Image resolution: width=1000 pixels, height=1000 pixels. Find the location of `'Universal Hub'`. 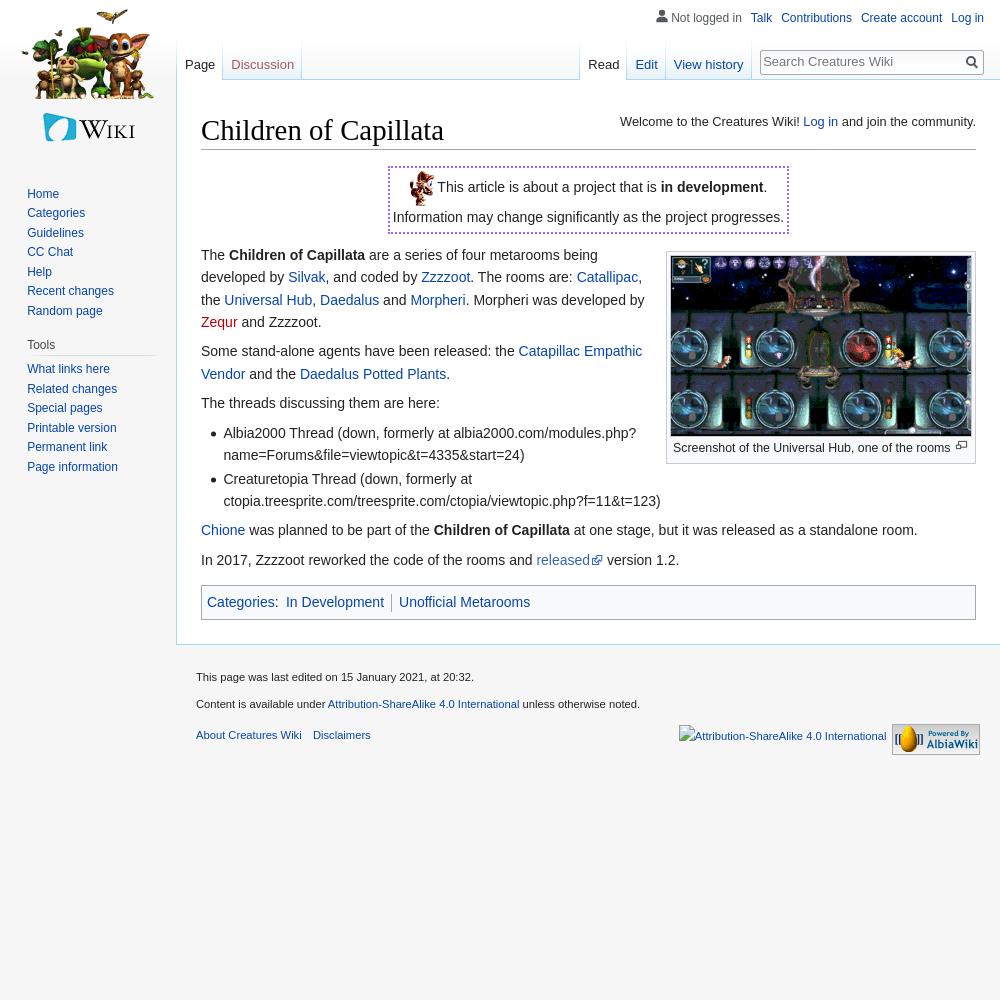

'Universal Hub' is located at coordinates (223, 299).